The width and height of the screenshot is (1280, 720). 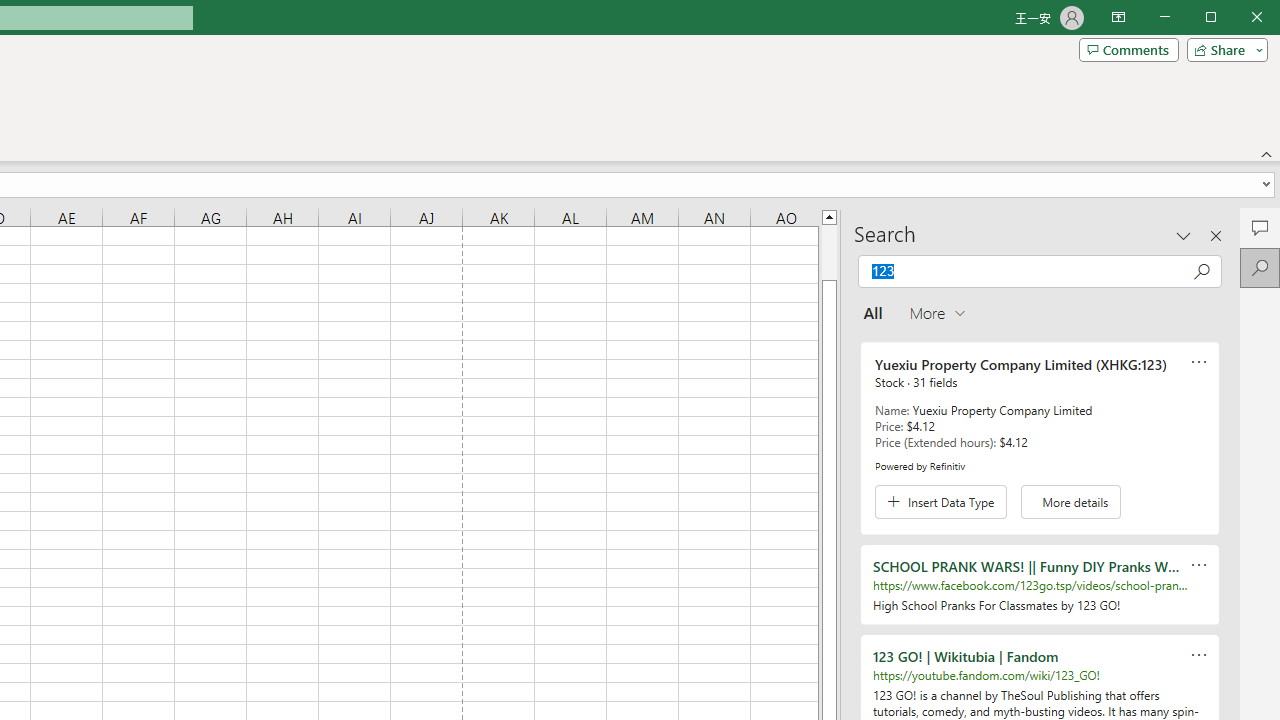 What do you see at coordinates (829, 251) in the screenshot?
I see `'Page up'` at bounding box center [829, 251].